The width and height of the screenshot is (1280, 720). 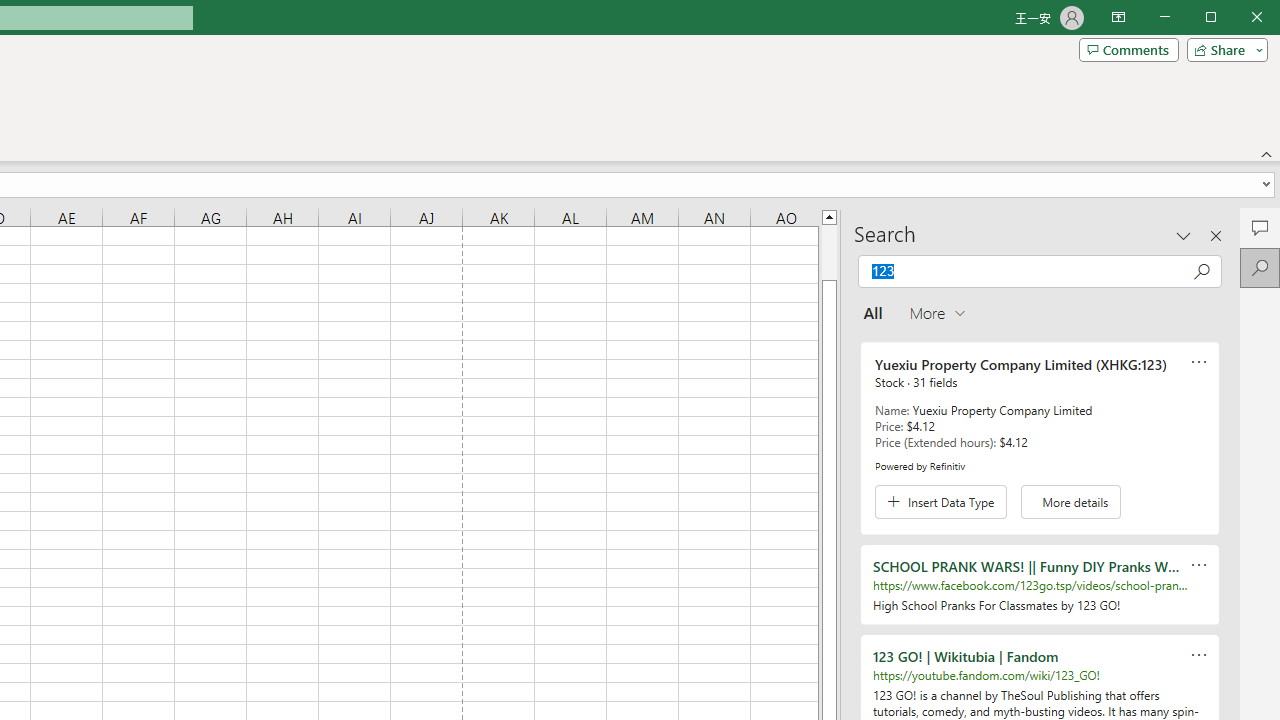 What do you see at coordinates (829, 251) in the screenshot?
I see `'Page up'` at bounding box center [829, 251].